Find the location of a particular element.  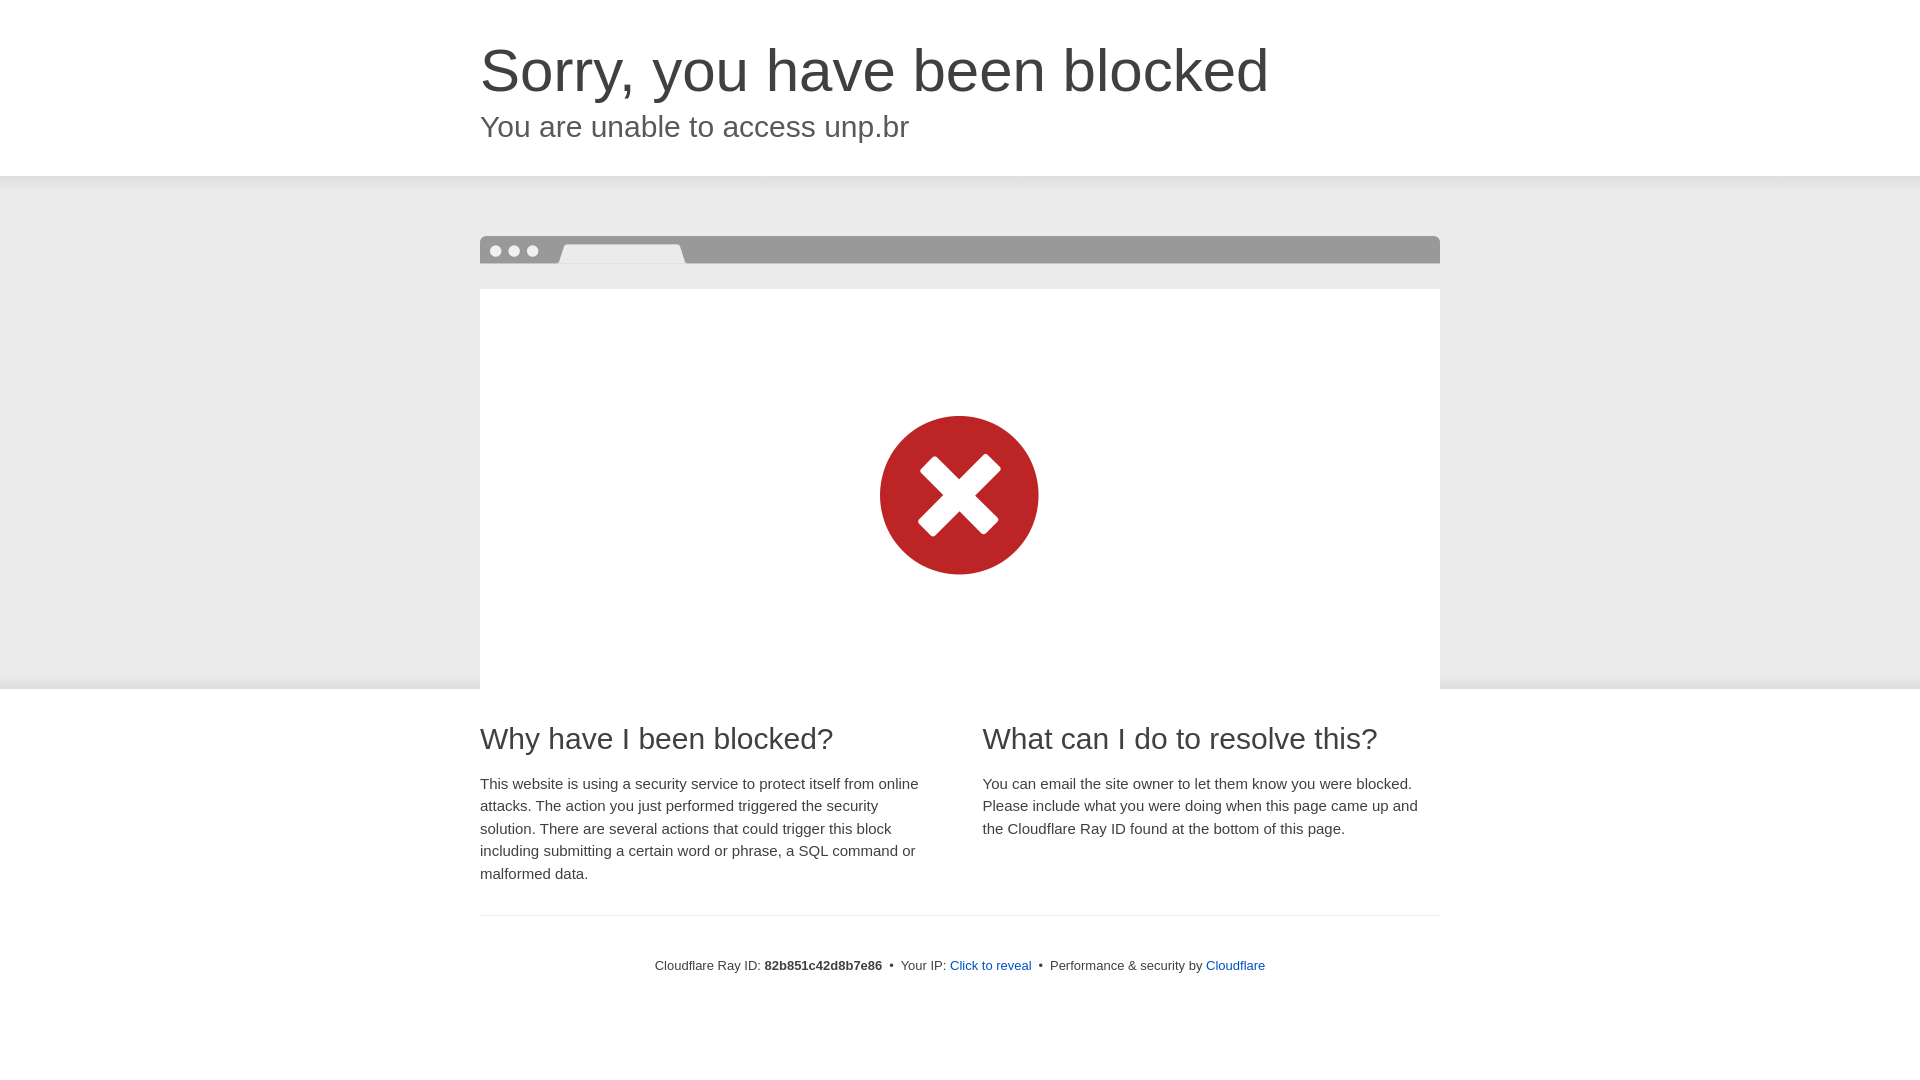

'Click to reveal' is located at coordinates (949, 964).